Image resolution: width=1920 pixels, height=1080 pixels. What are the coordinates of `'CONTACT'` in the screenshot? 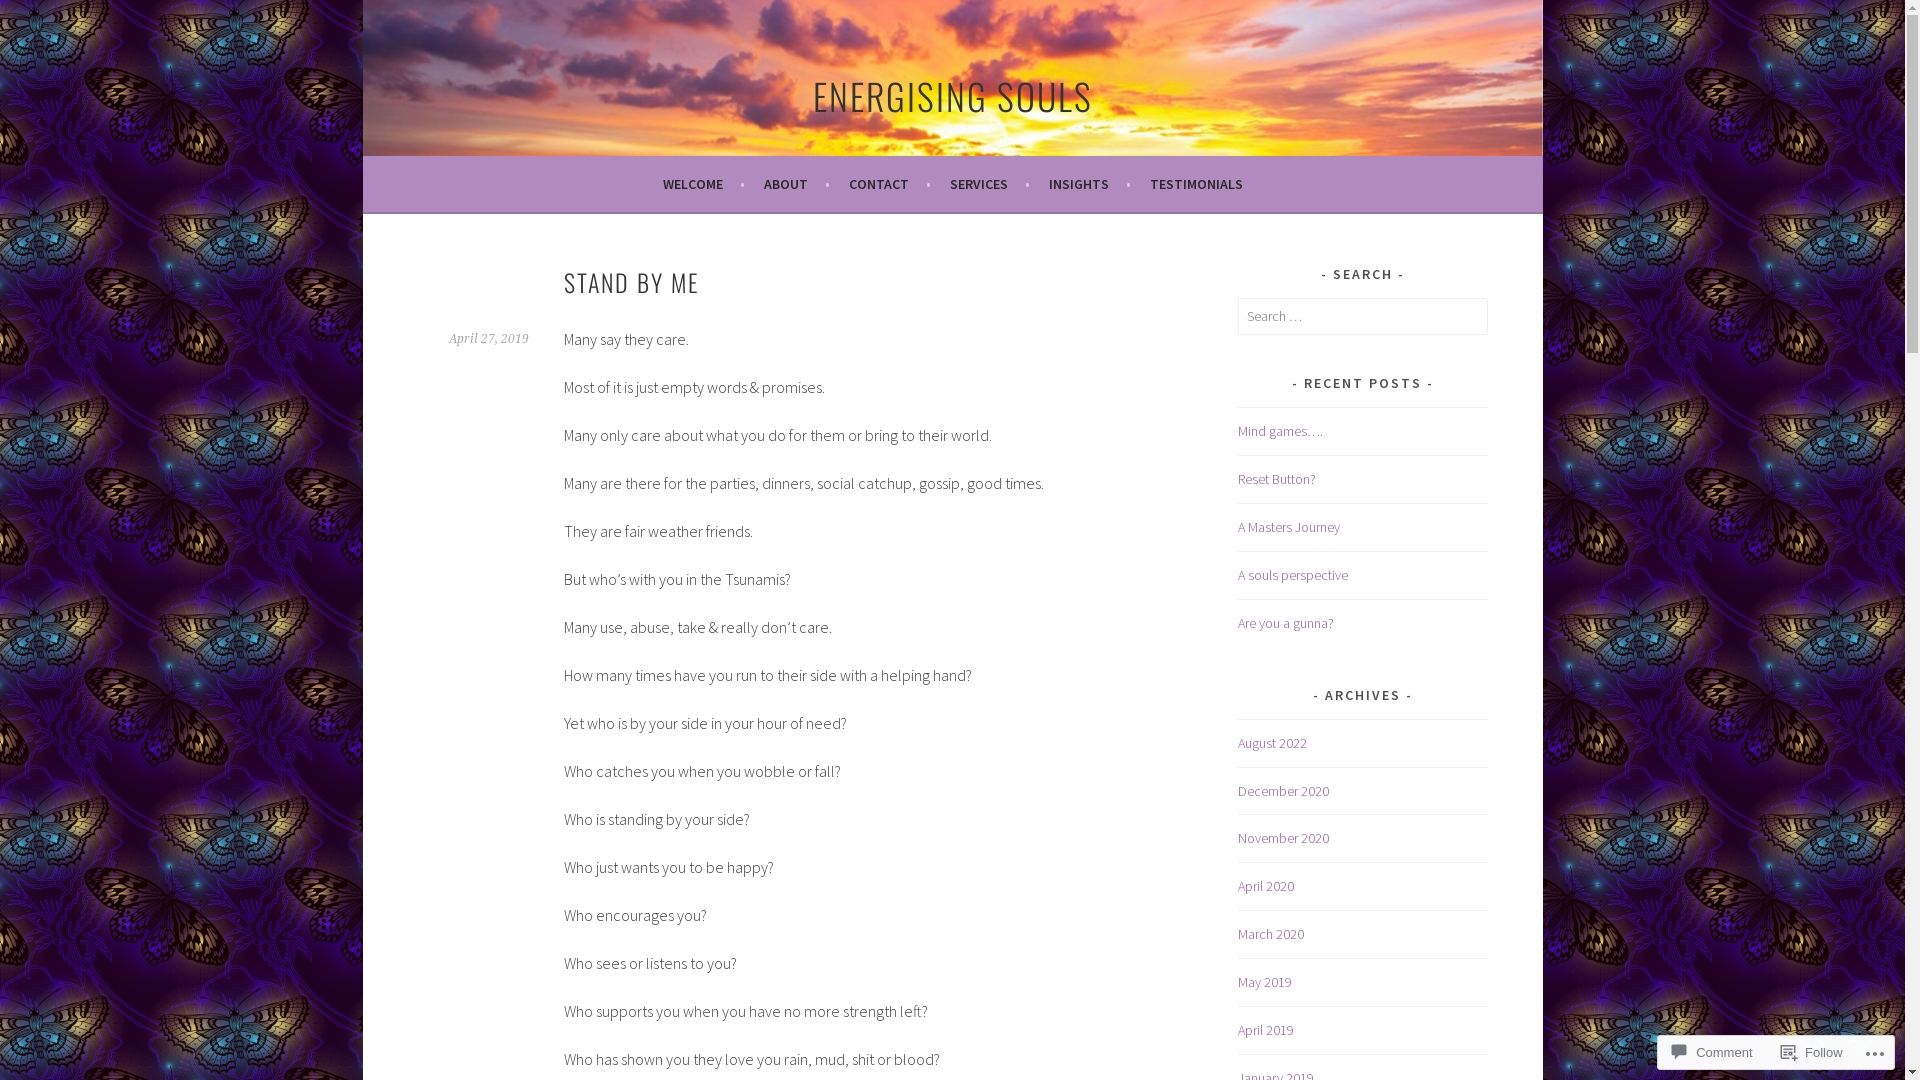 It's located at (887, 184).